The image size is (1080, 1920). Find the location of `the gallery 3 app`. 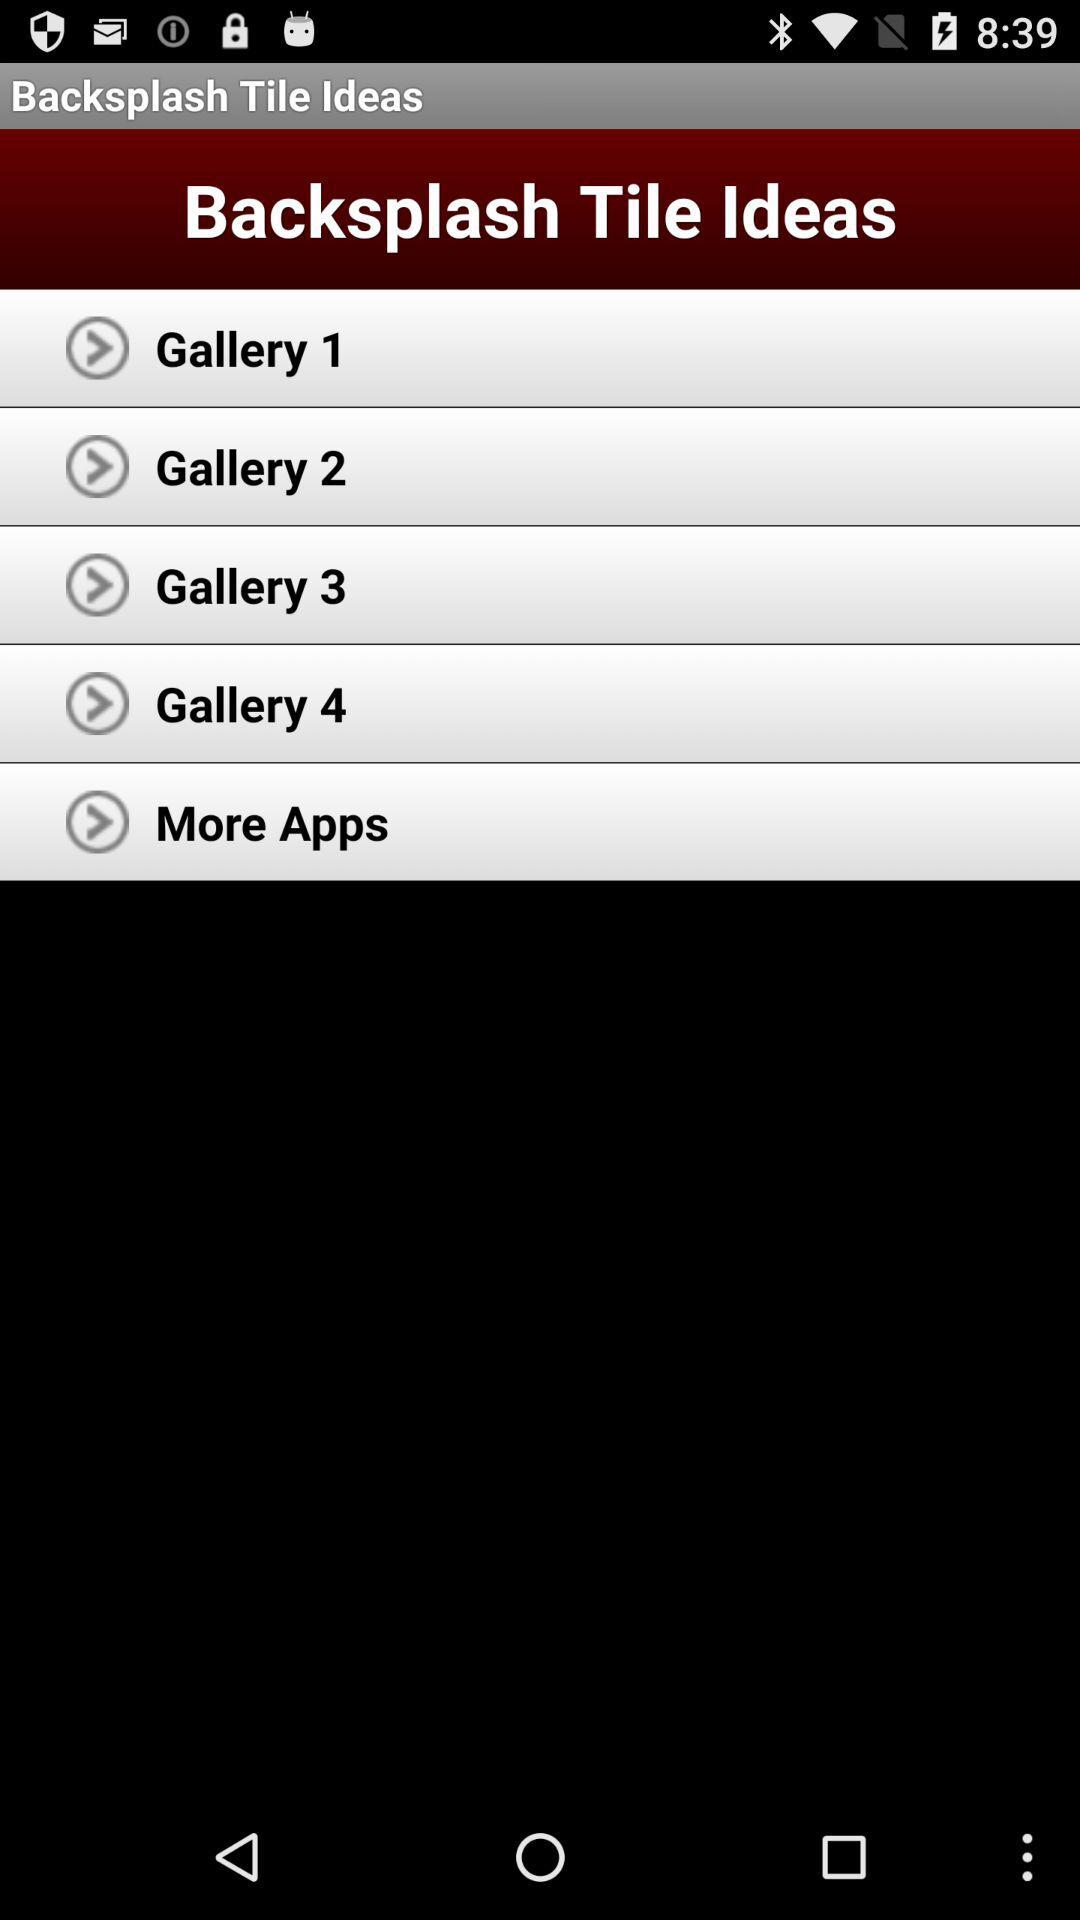

the gallery 3 app is located at coordinates (250, 584).